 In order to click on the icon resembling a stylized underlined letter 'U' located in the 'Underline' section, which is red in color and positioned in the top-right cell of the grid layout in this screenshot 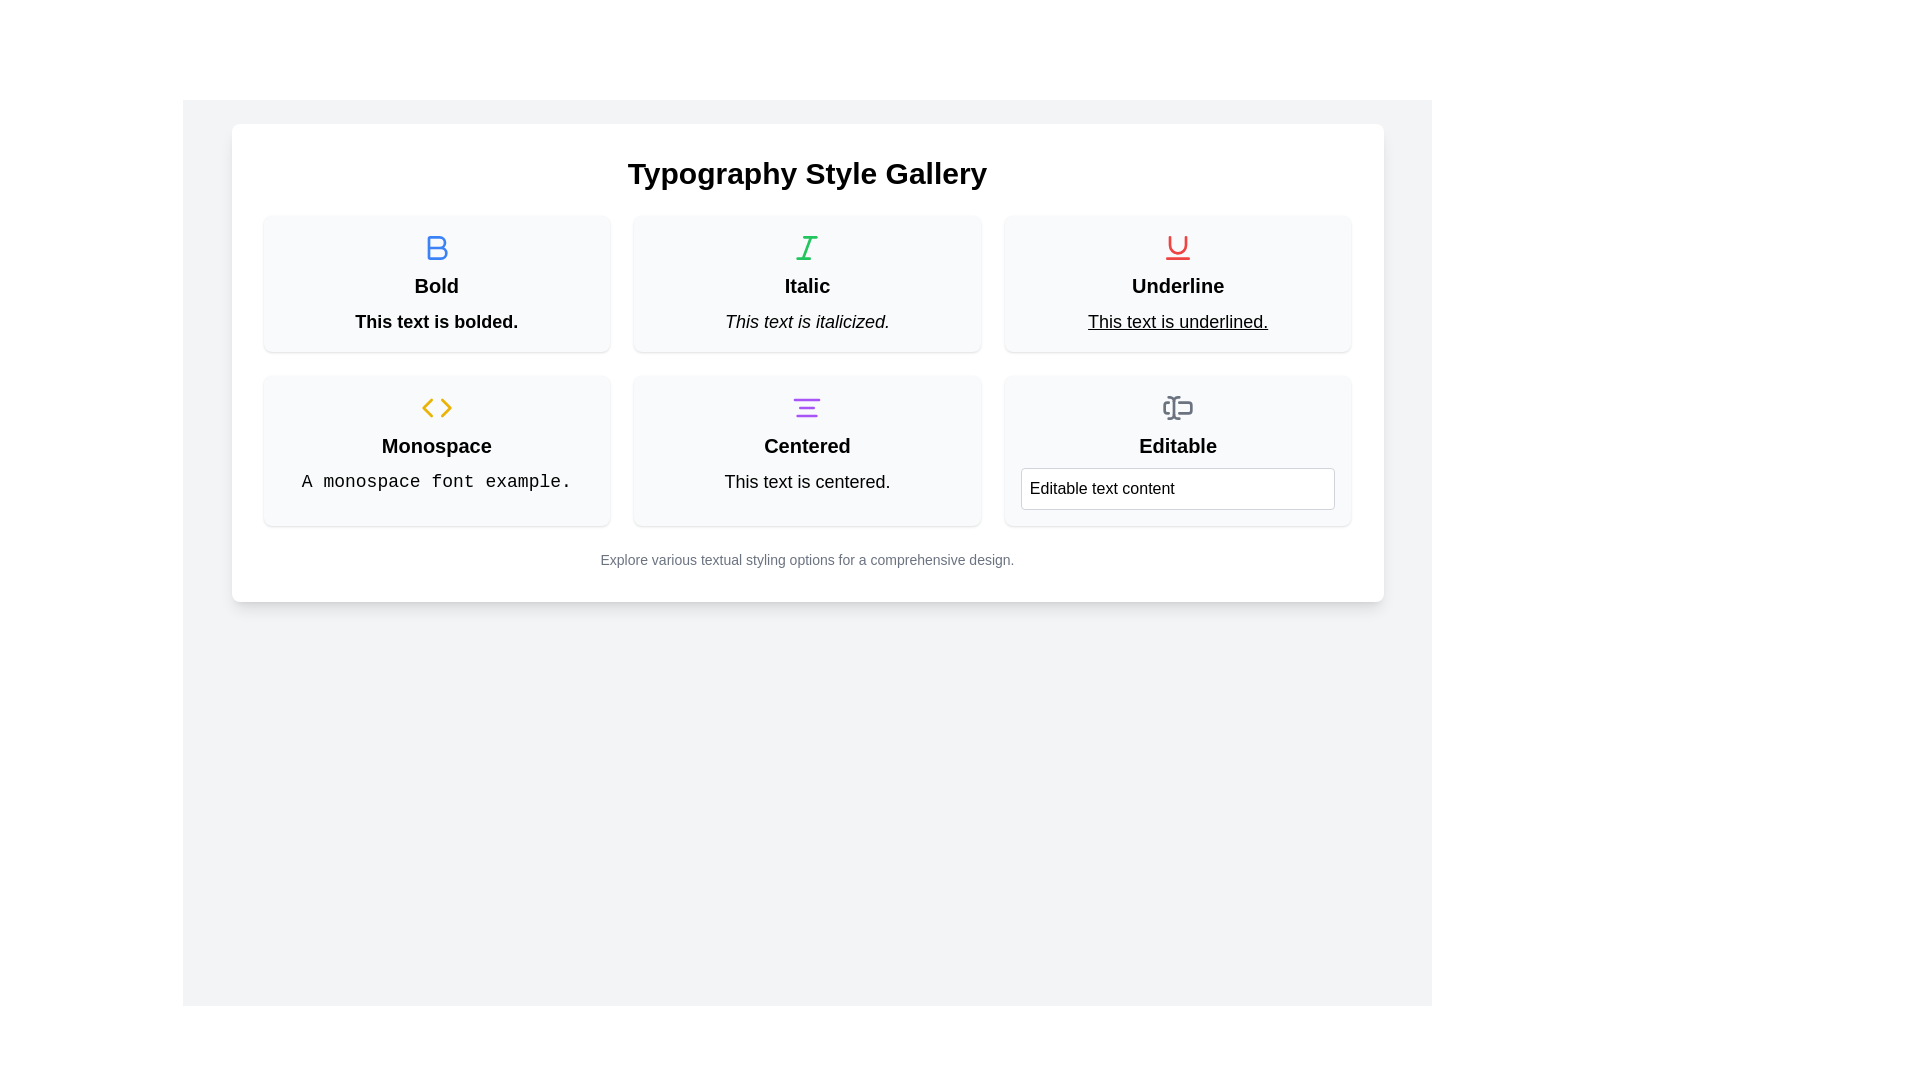, I will do `click(1178, 246)`.